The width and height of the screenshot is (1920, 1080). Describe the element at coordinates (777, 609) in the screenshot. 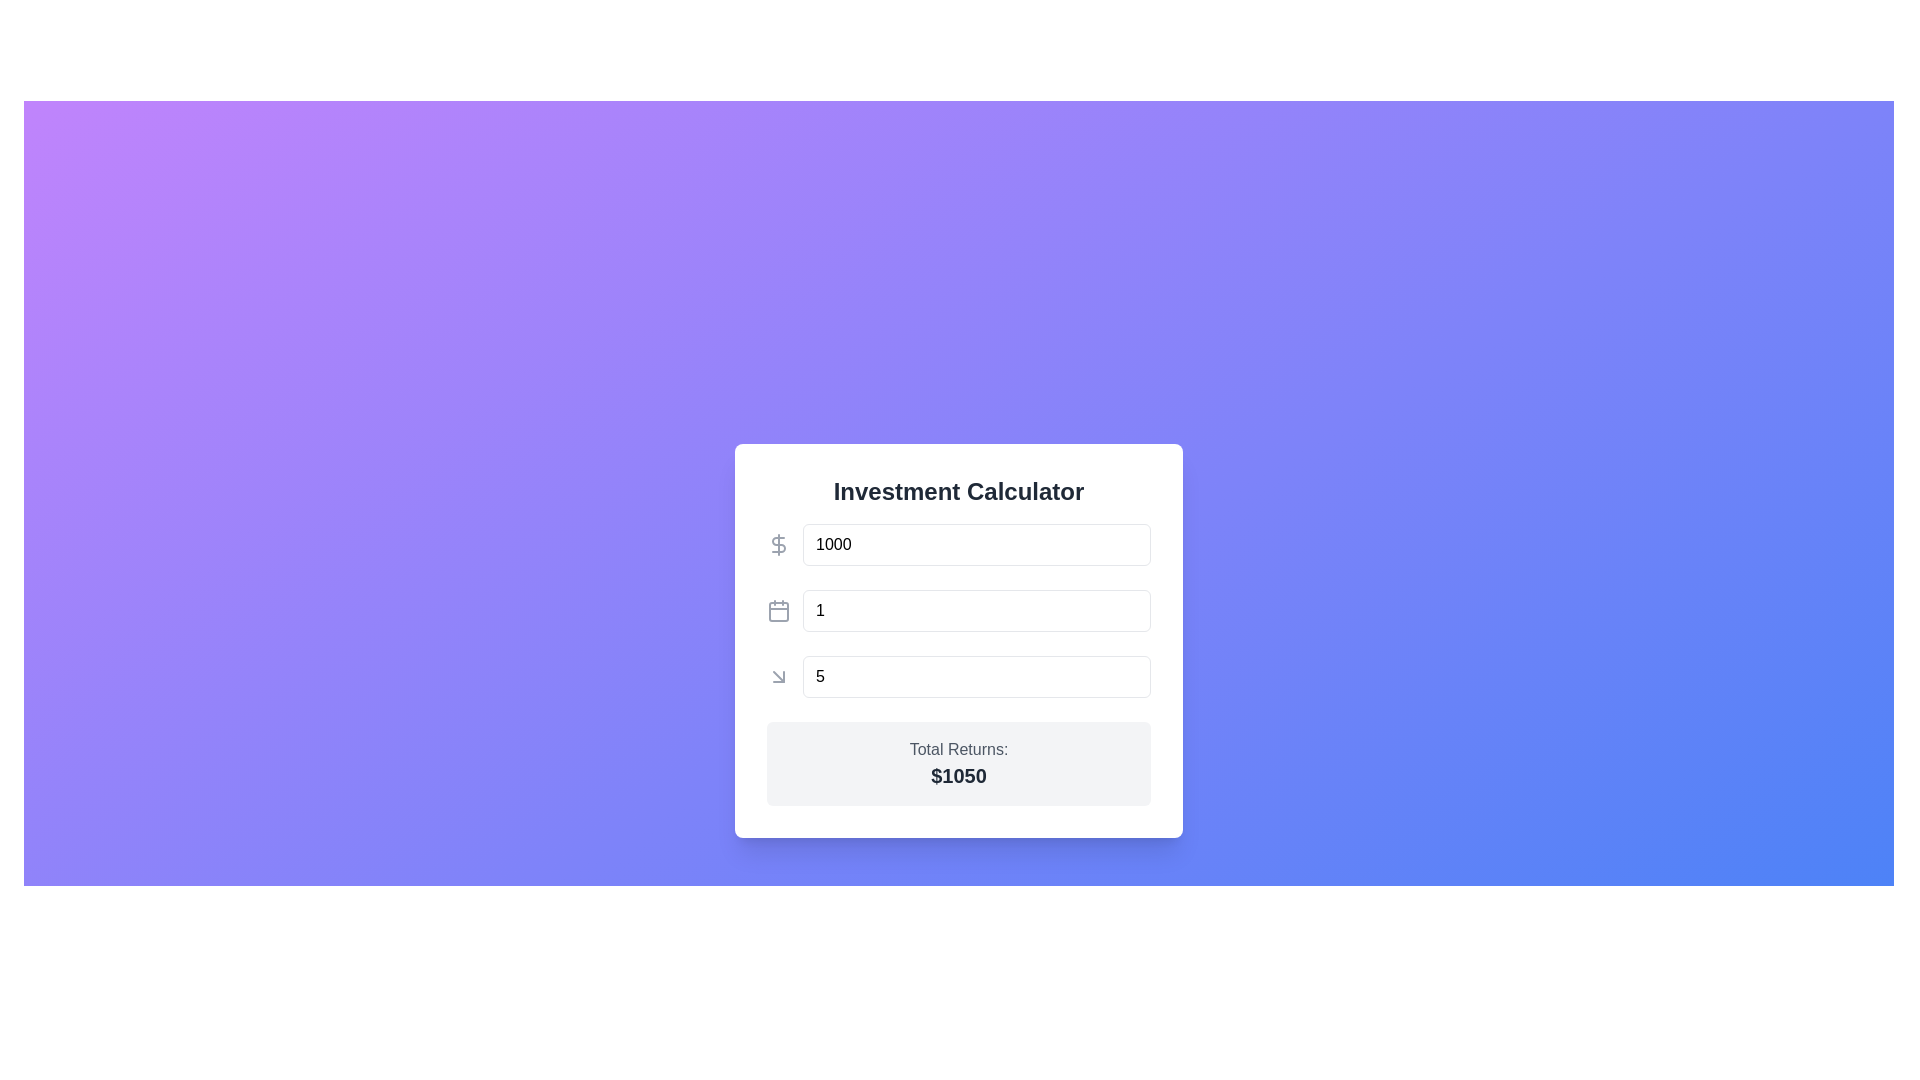

I see `the calendar icon located to the immediate left of the 'Duration in Years' numeric input field for contextual information` at that location.